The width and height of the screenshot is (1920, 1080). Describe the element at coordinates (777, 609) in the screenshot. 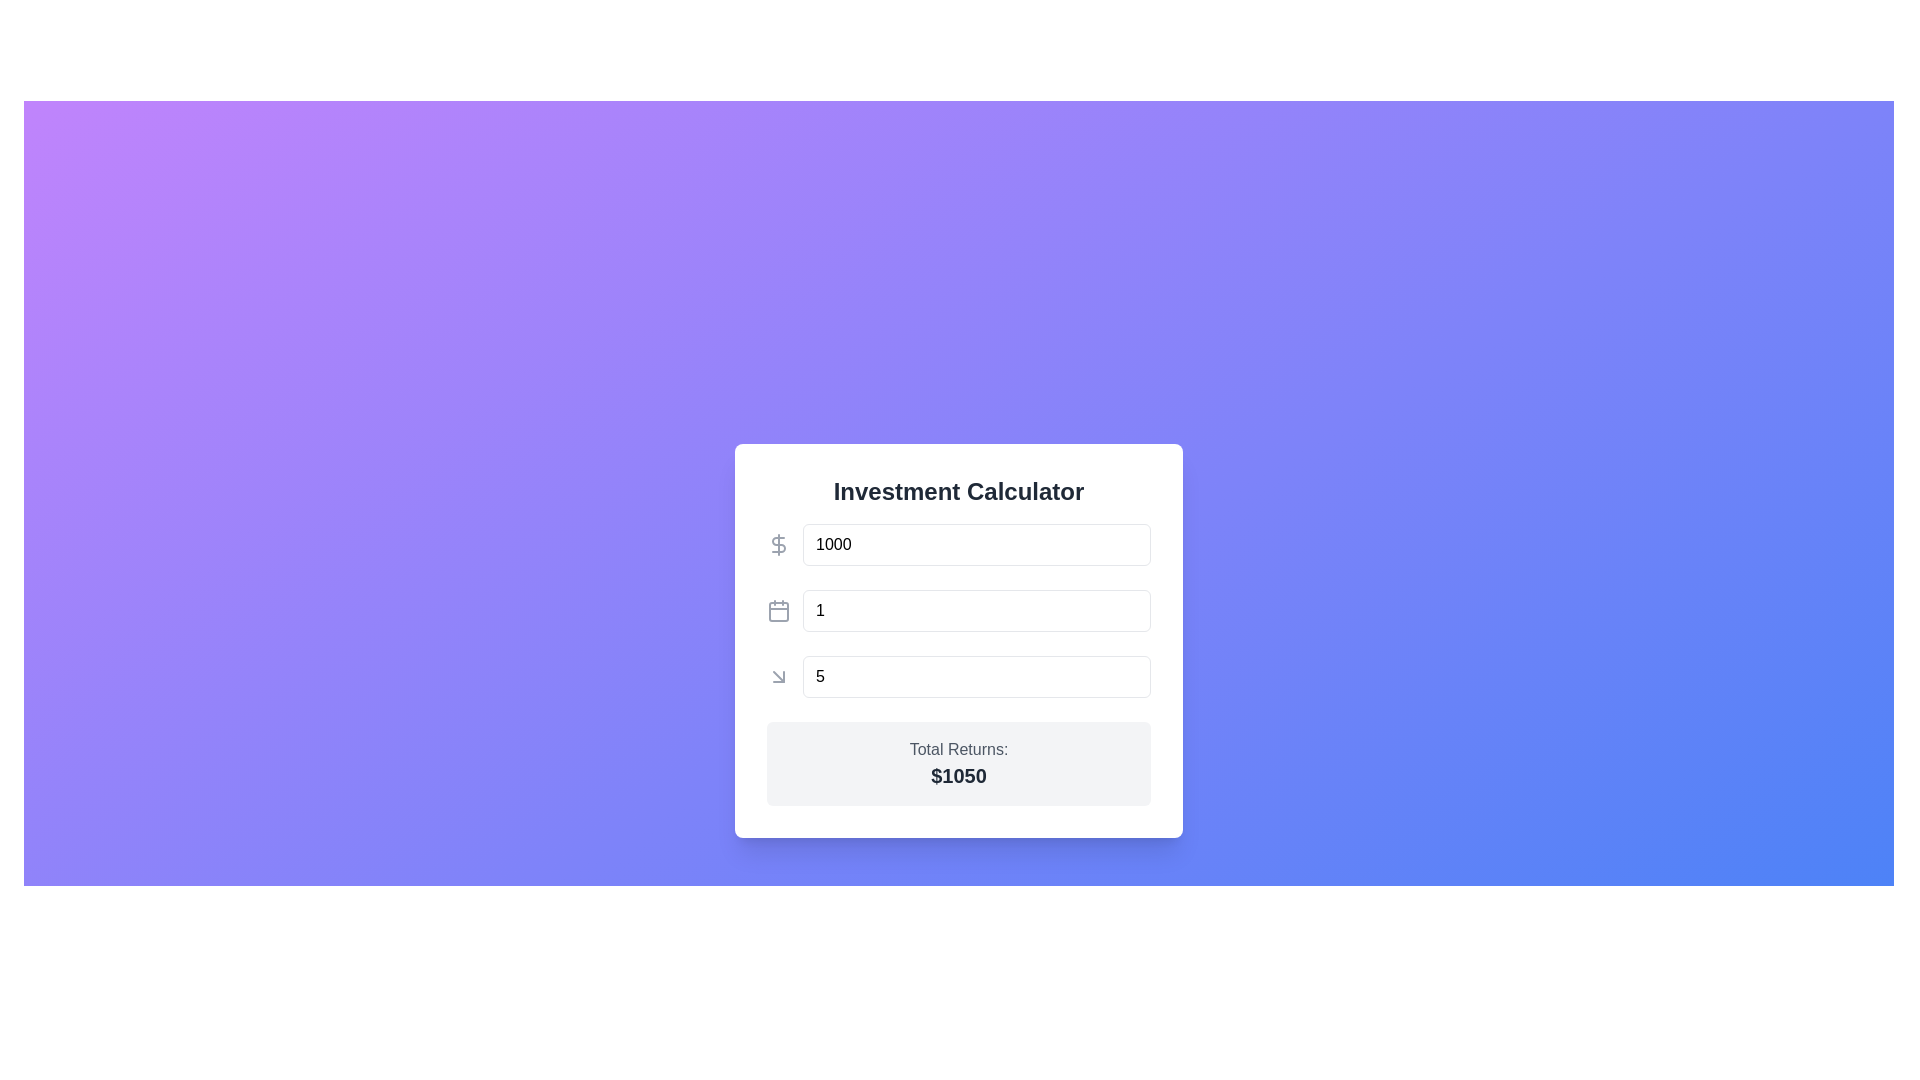

I see `the calendar icon located to the immediate left of the 'Duration in Years' numeric input field for contextual information` at that location.